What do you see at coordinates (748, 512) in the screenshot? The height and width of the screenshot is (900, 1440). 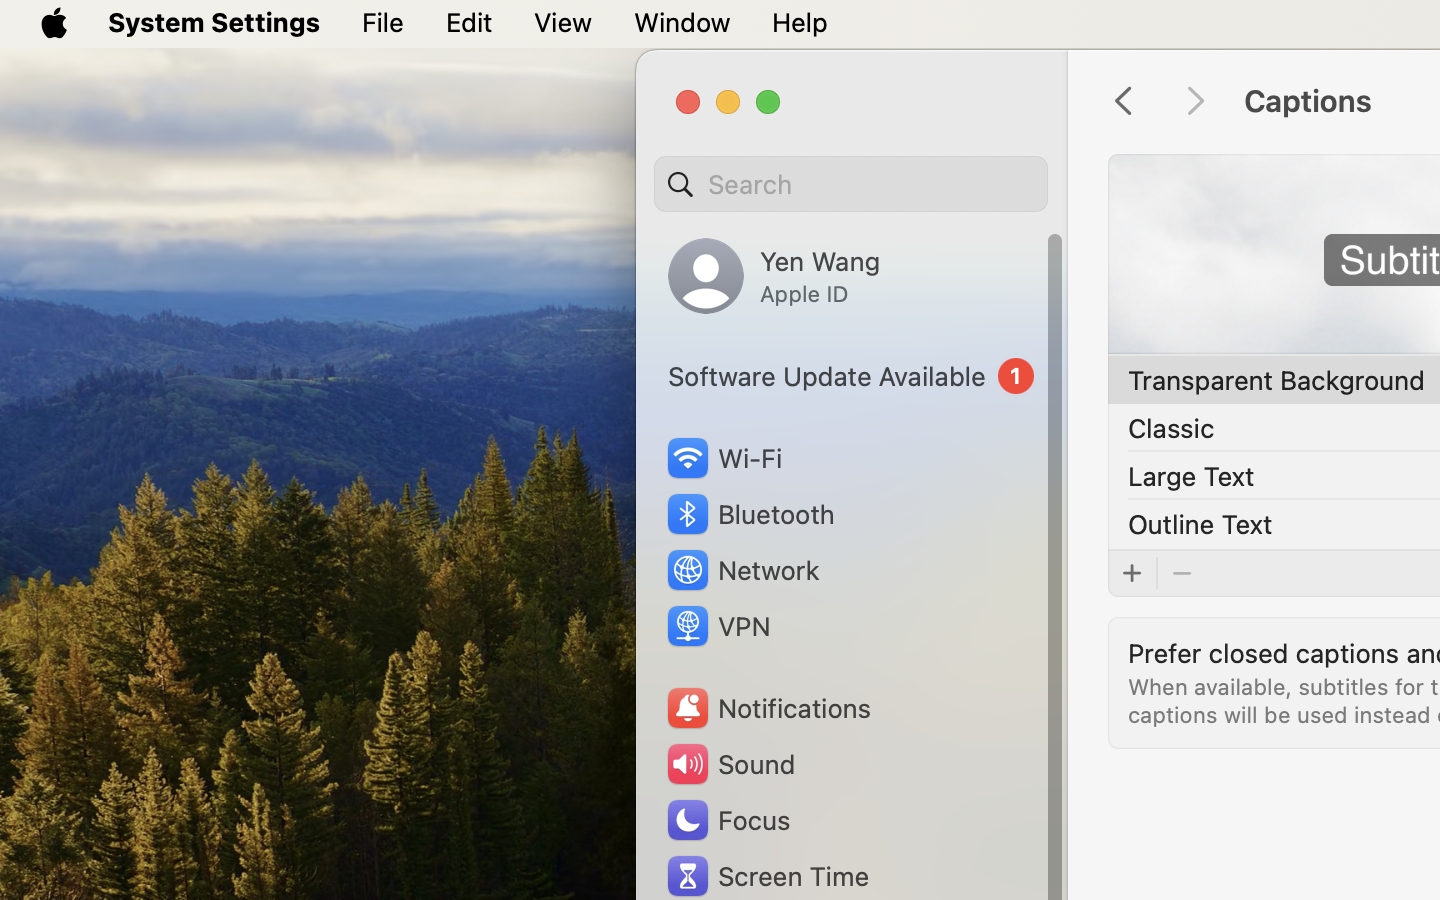 I see `'Bluetooth'` at bounding box center [748, 512].